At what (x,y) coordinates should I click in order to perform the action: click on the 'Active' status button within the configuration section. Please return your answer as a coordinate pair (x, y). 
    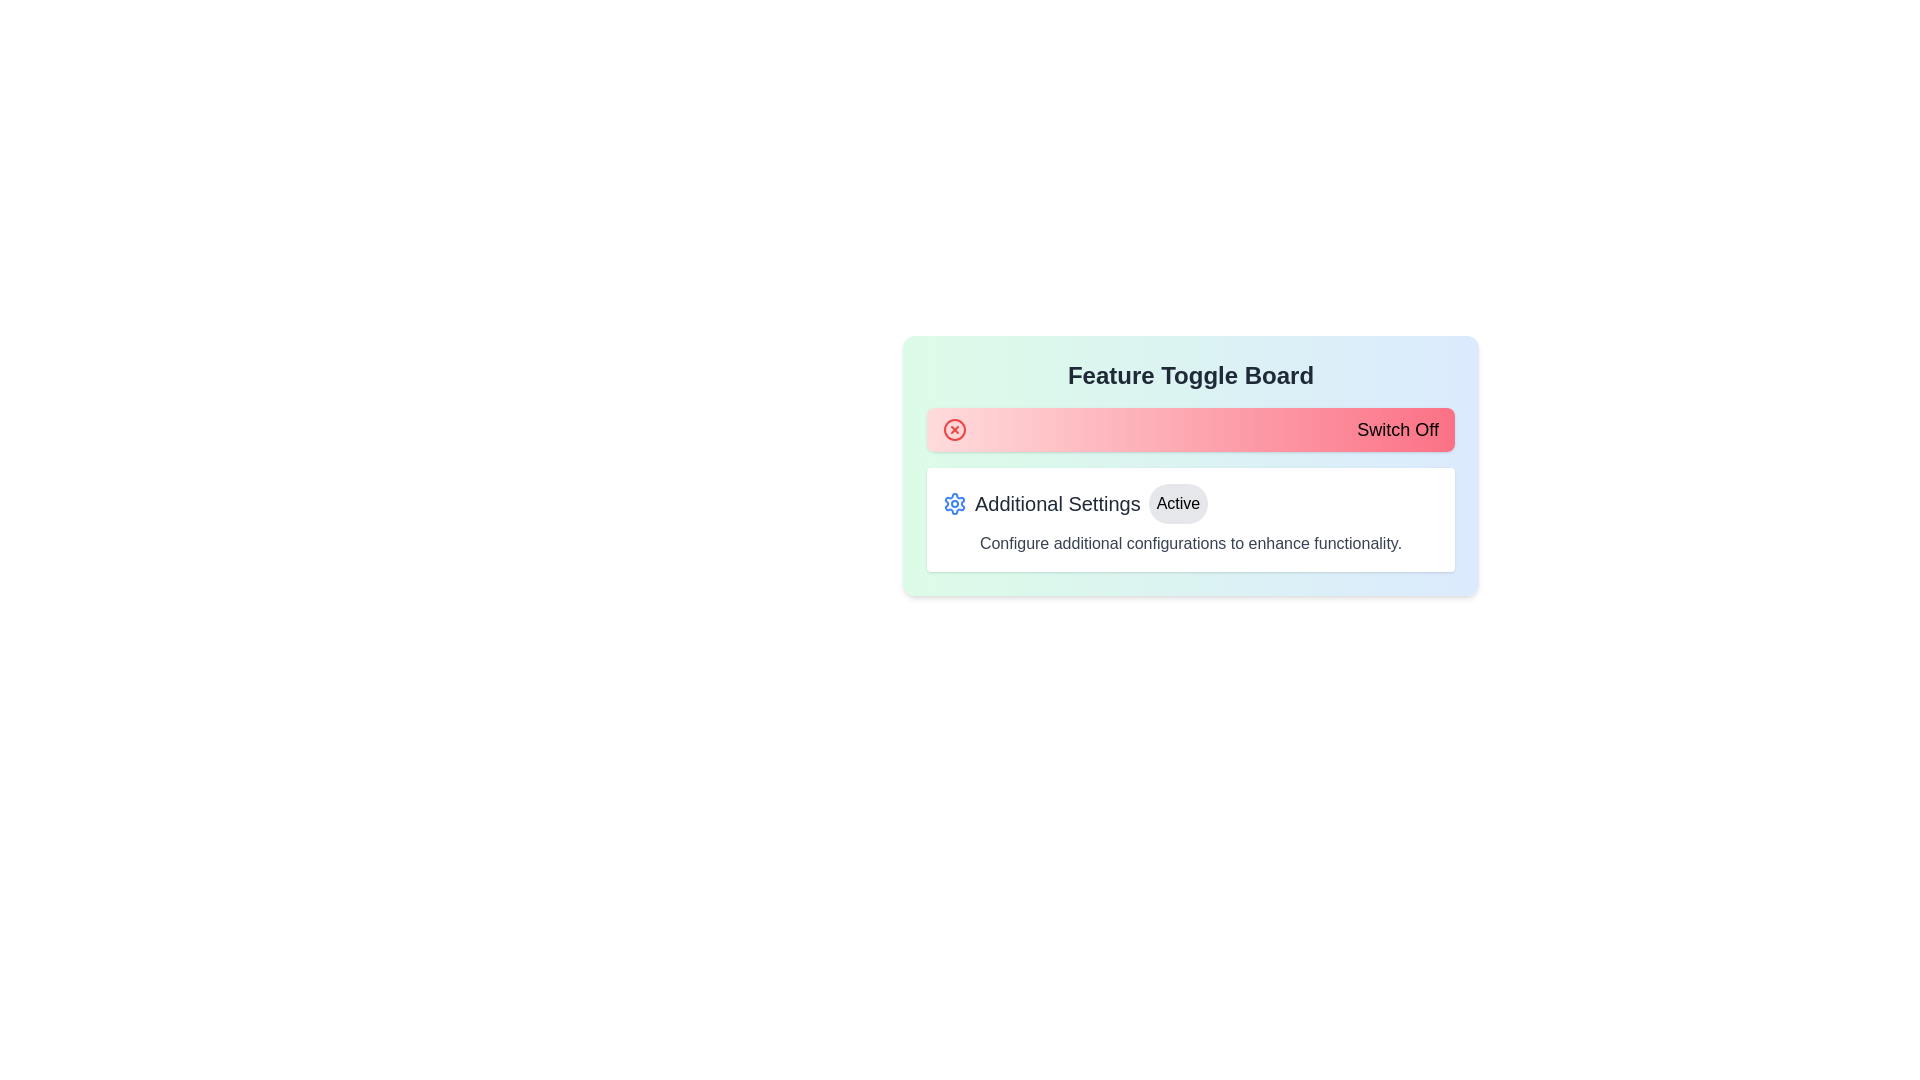
    Looking at the image, I should click on (1190, 519).